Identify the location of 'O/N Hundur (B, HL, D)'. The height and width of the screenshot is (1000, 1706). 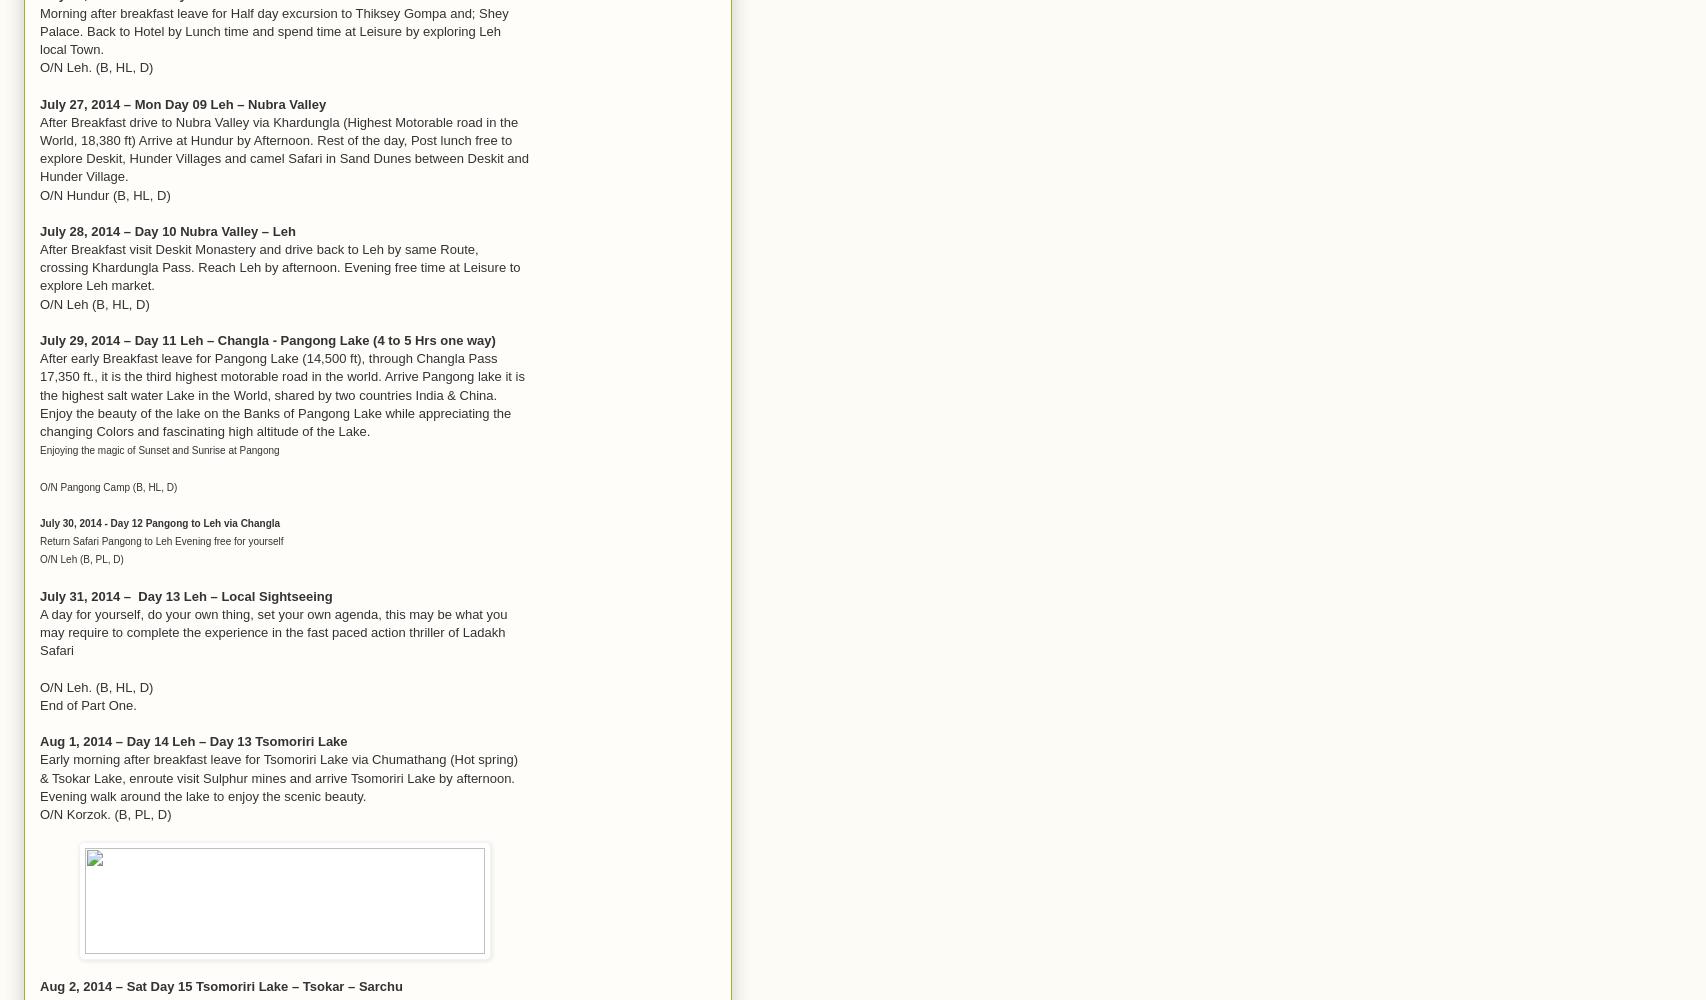
(104, 193).